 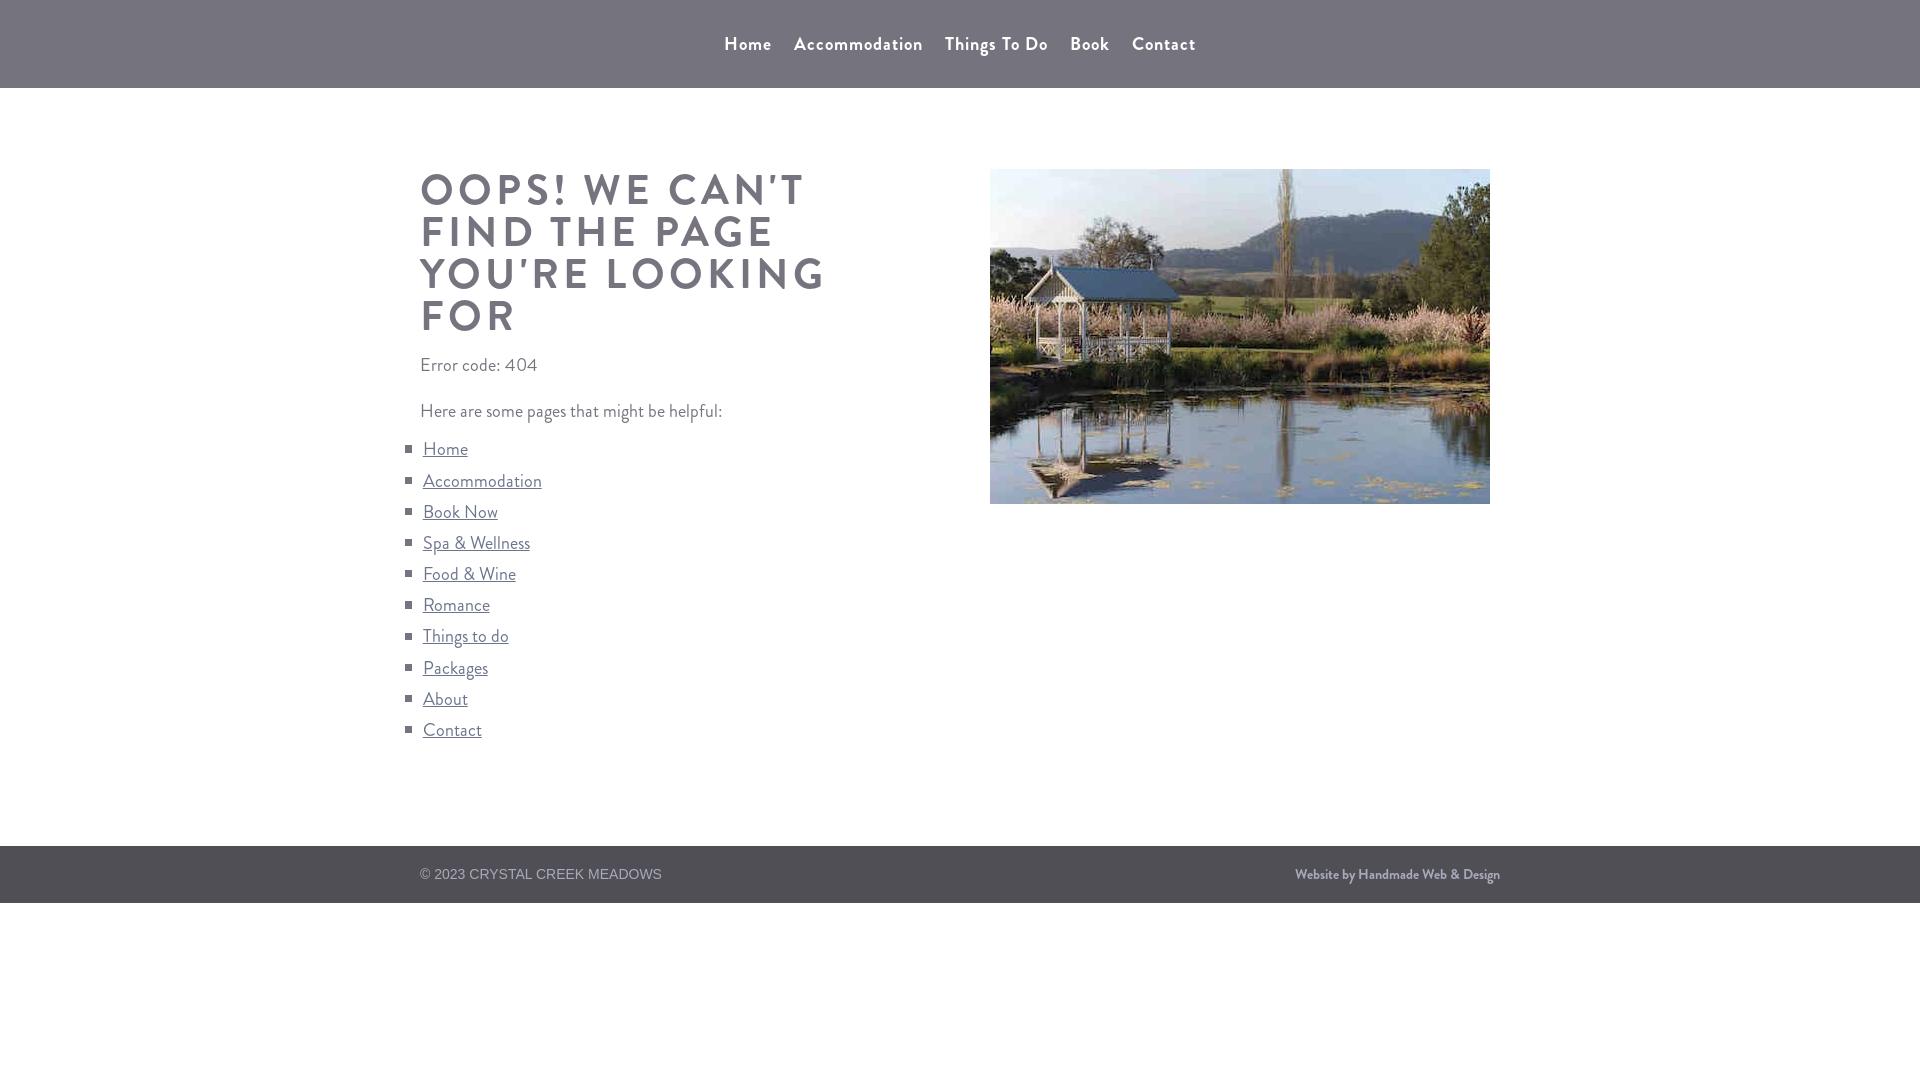 What do you see at coordinates (1069, 46) in the screenshot?
I see `'Book'` at bounding box center [1069, 46].